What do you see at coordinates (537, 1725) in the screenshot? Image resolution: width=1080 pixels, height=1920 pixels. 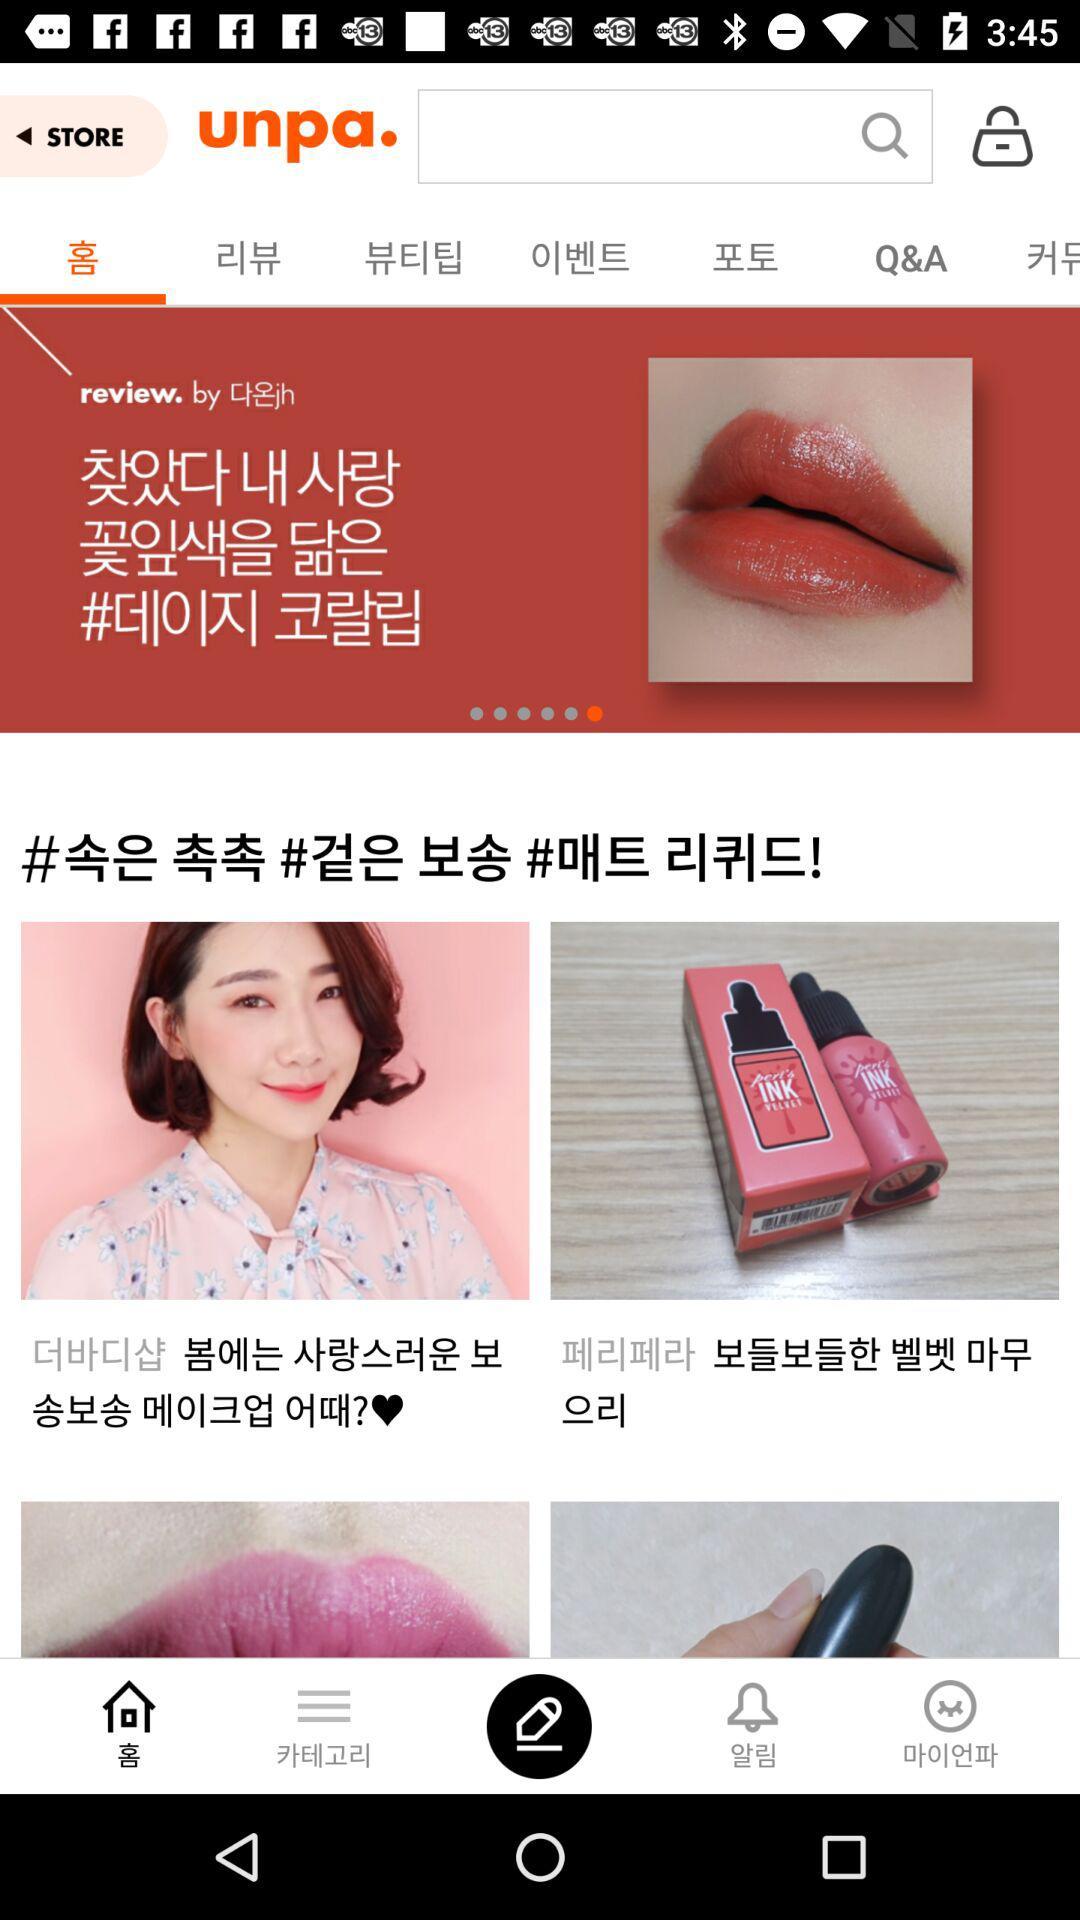 I see `the thumbs_up icon` at bounding box center [537, 1725].